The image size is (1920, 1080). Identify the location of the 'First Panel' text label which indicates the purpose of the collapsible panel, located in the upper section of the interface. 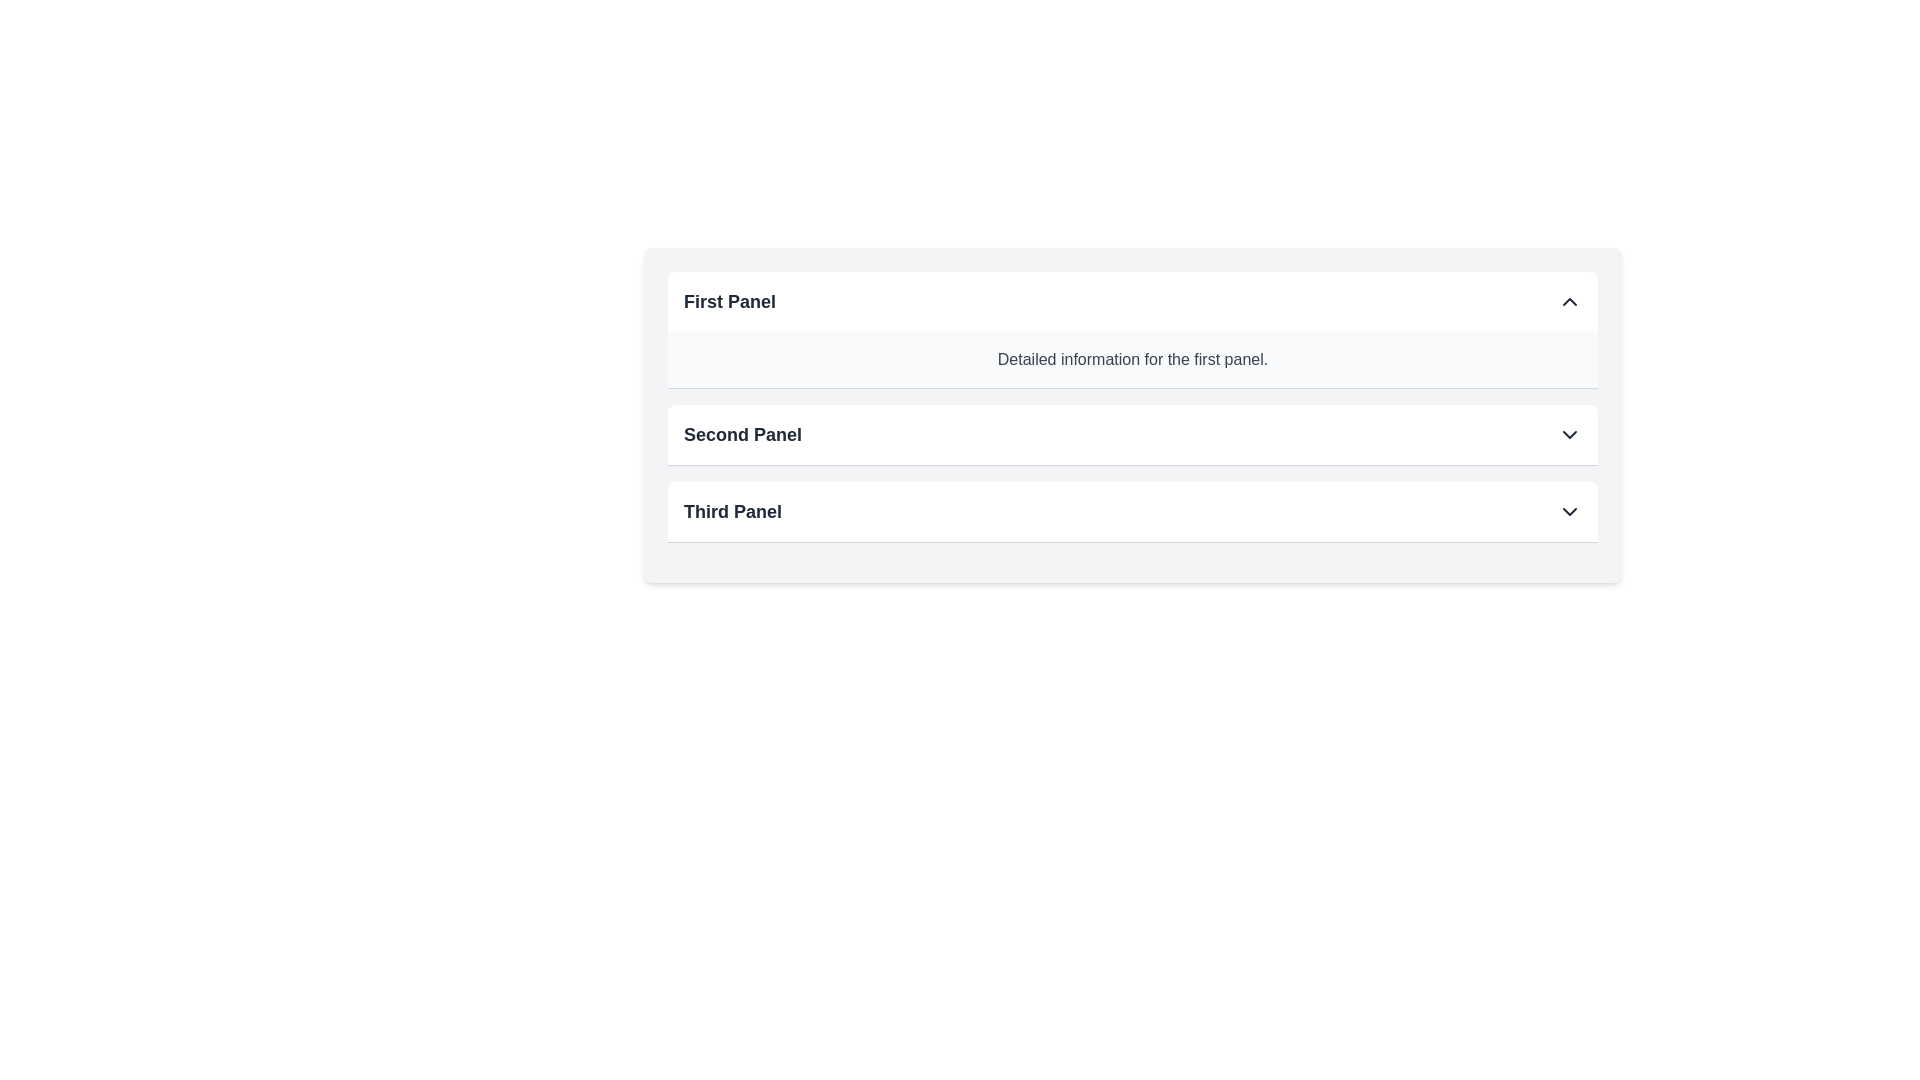
(728, 301).